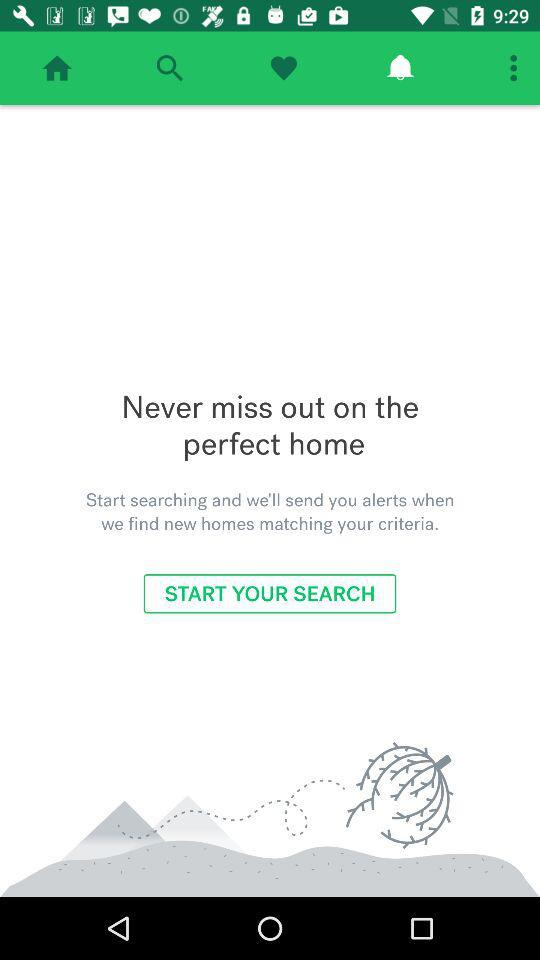 The height and width of the screenshot is (960, 540). Describe the element at coordinates (168, 68) in the screenshot. I see `search areas` at that location.